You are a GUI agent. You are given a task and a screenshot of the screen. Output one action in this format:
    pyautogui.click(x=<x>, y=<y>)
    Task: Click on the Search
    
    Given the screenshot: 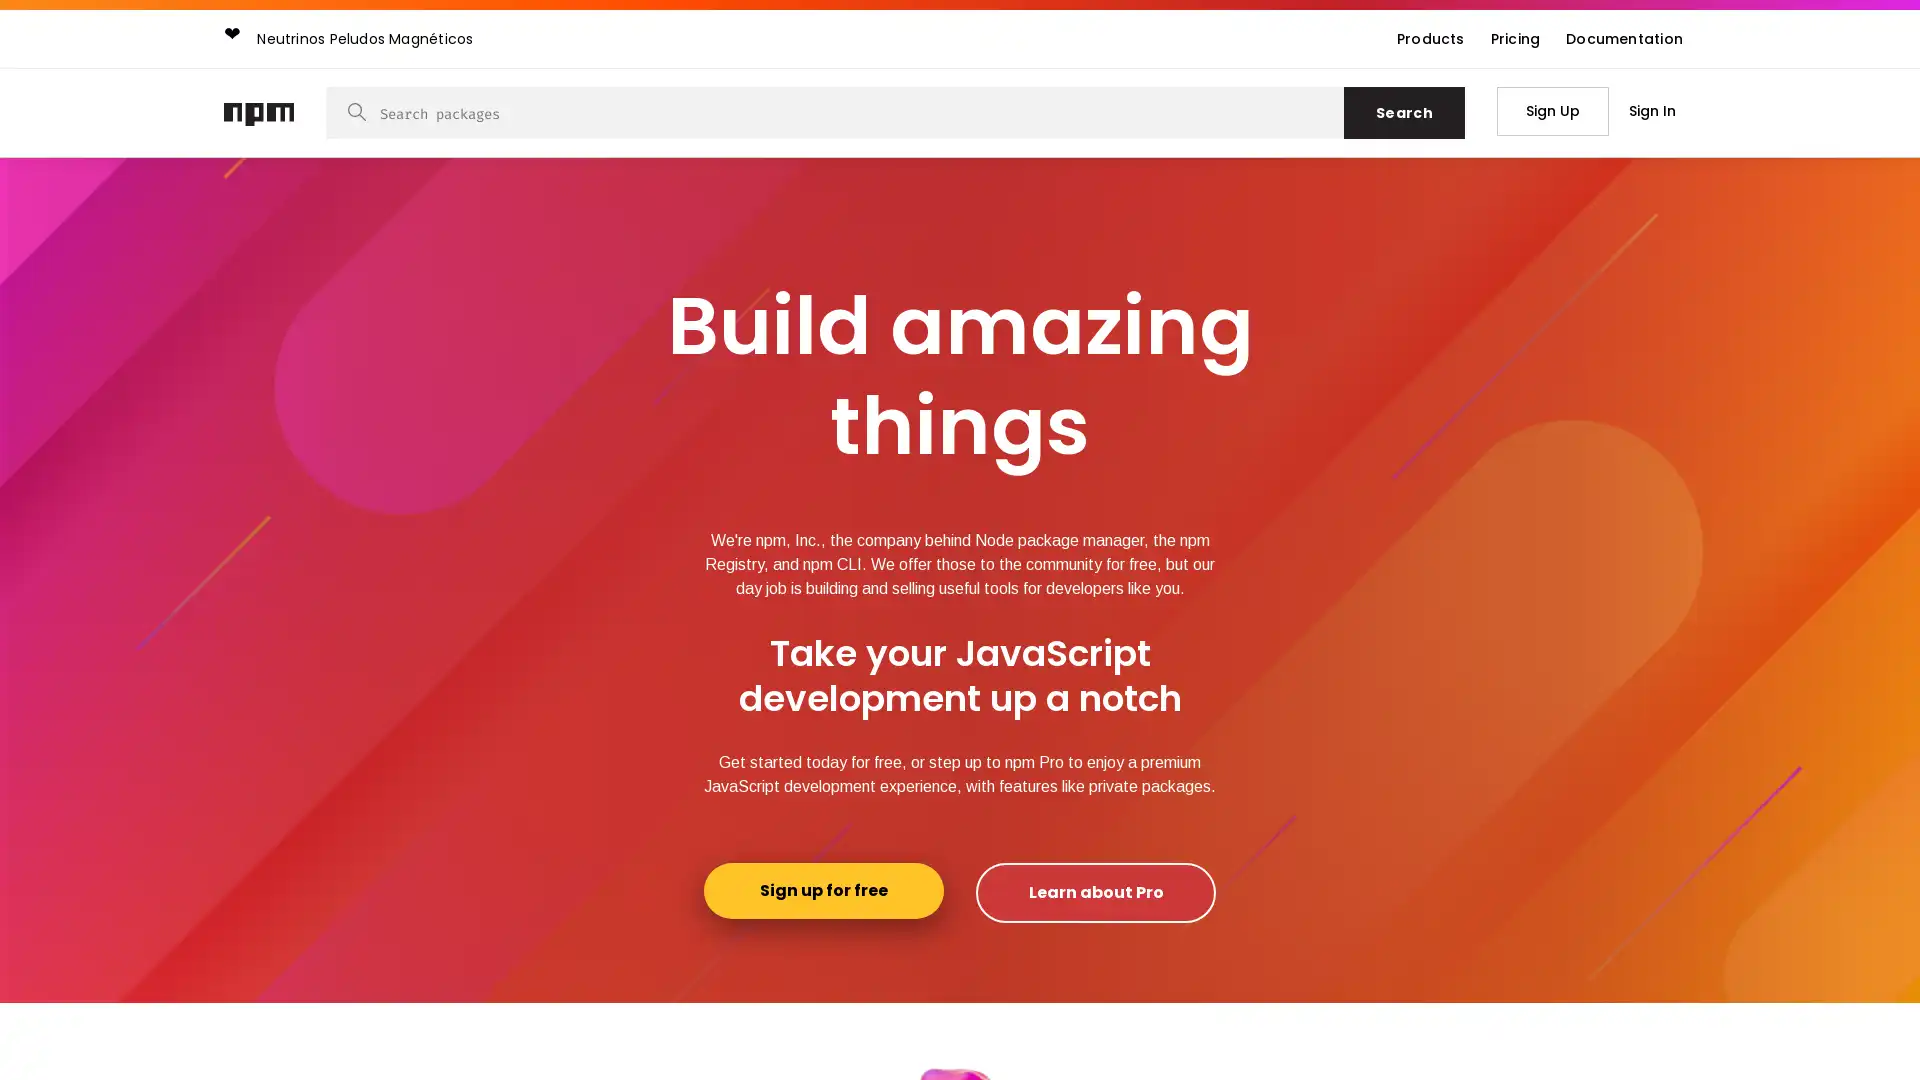 What is the action you would take?
    pyautogui.click(x=1403, y=112)
    